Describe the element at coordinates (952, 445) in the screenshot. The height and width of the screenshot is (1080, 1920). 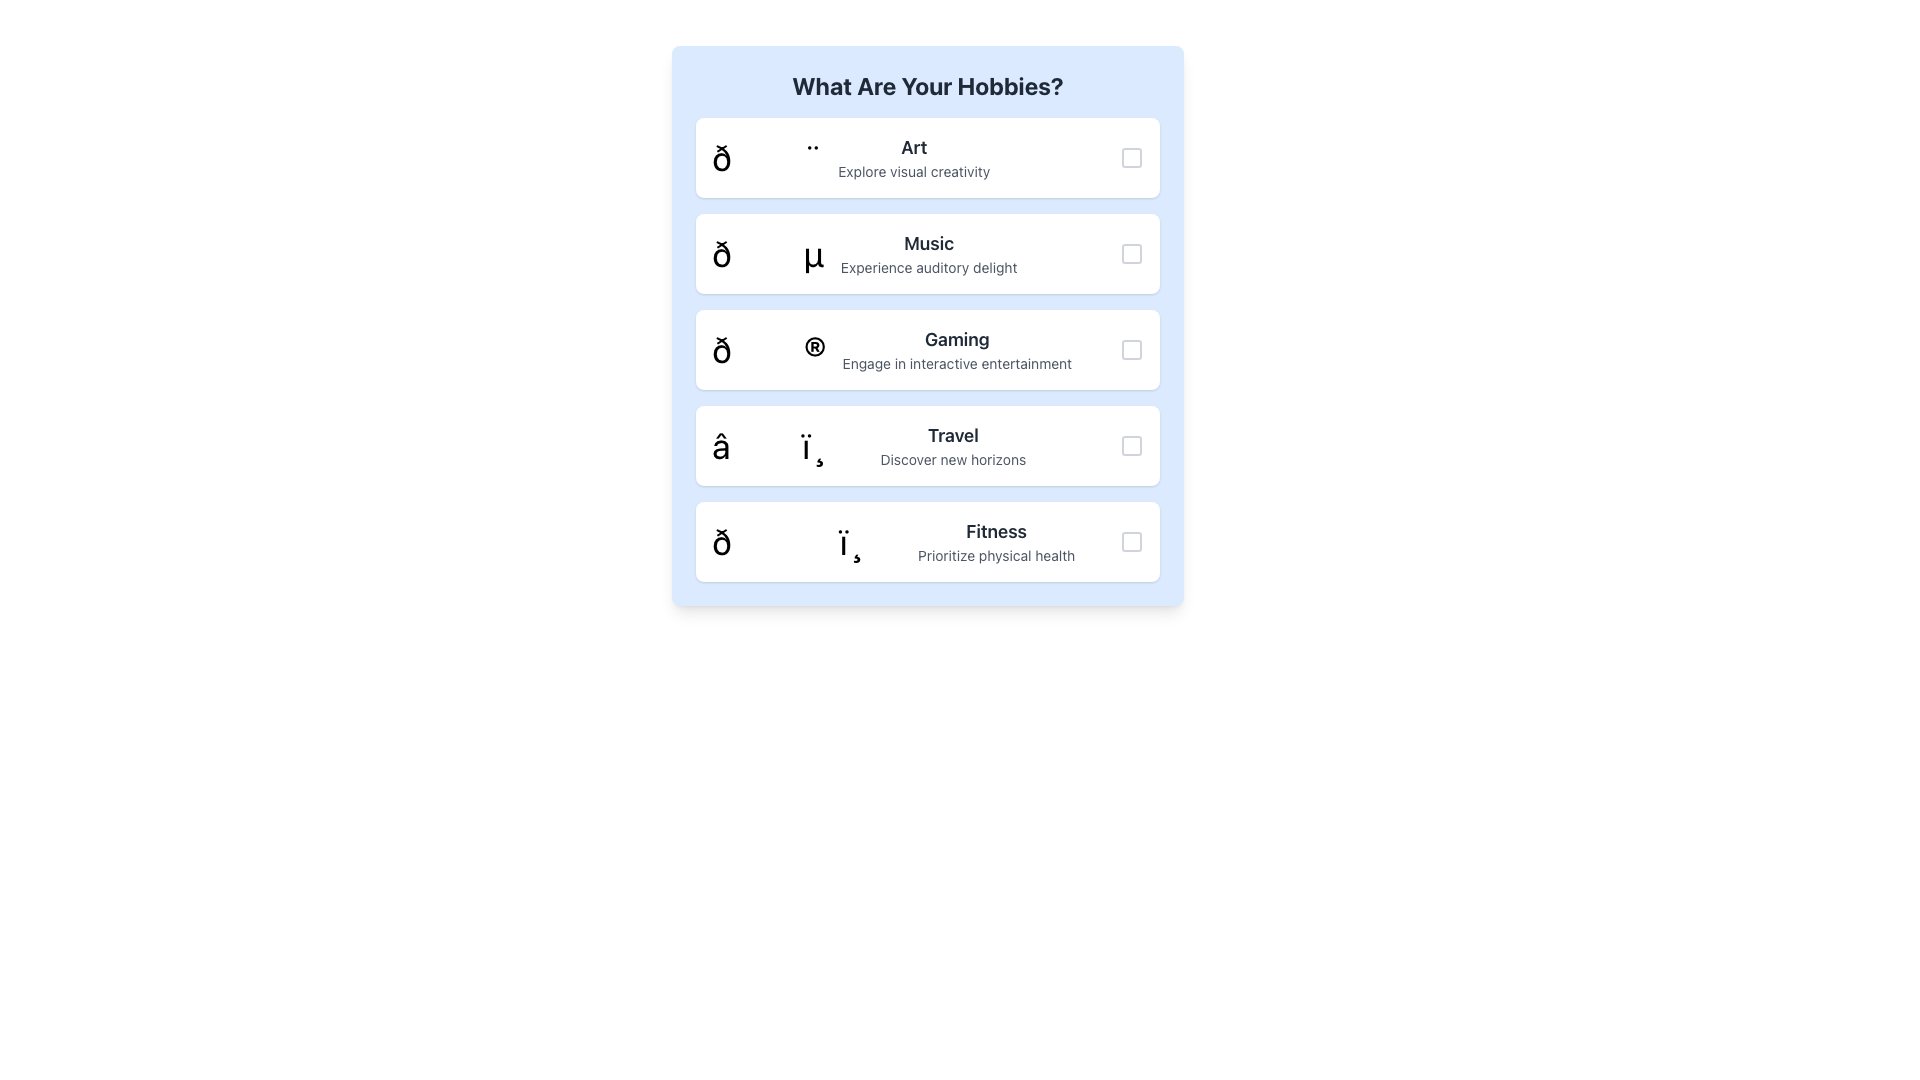
I see `the text block titled 'Travel' with the subtitle 'Discover new horizons' located in the fourth card under 'What Are Your Hobbies?'` at that location.